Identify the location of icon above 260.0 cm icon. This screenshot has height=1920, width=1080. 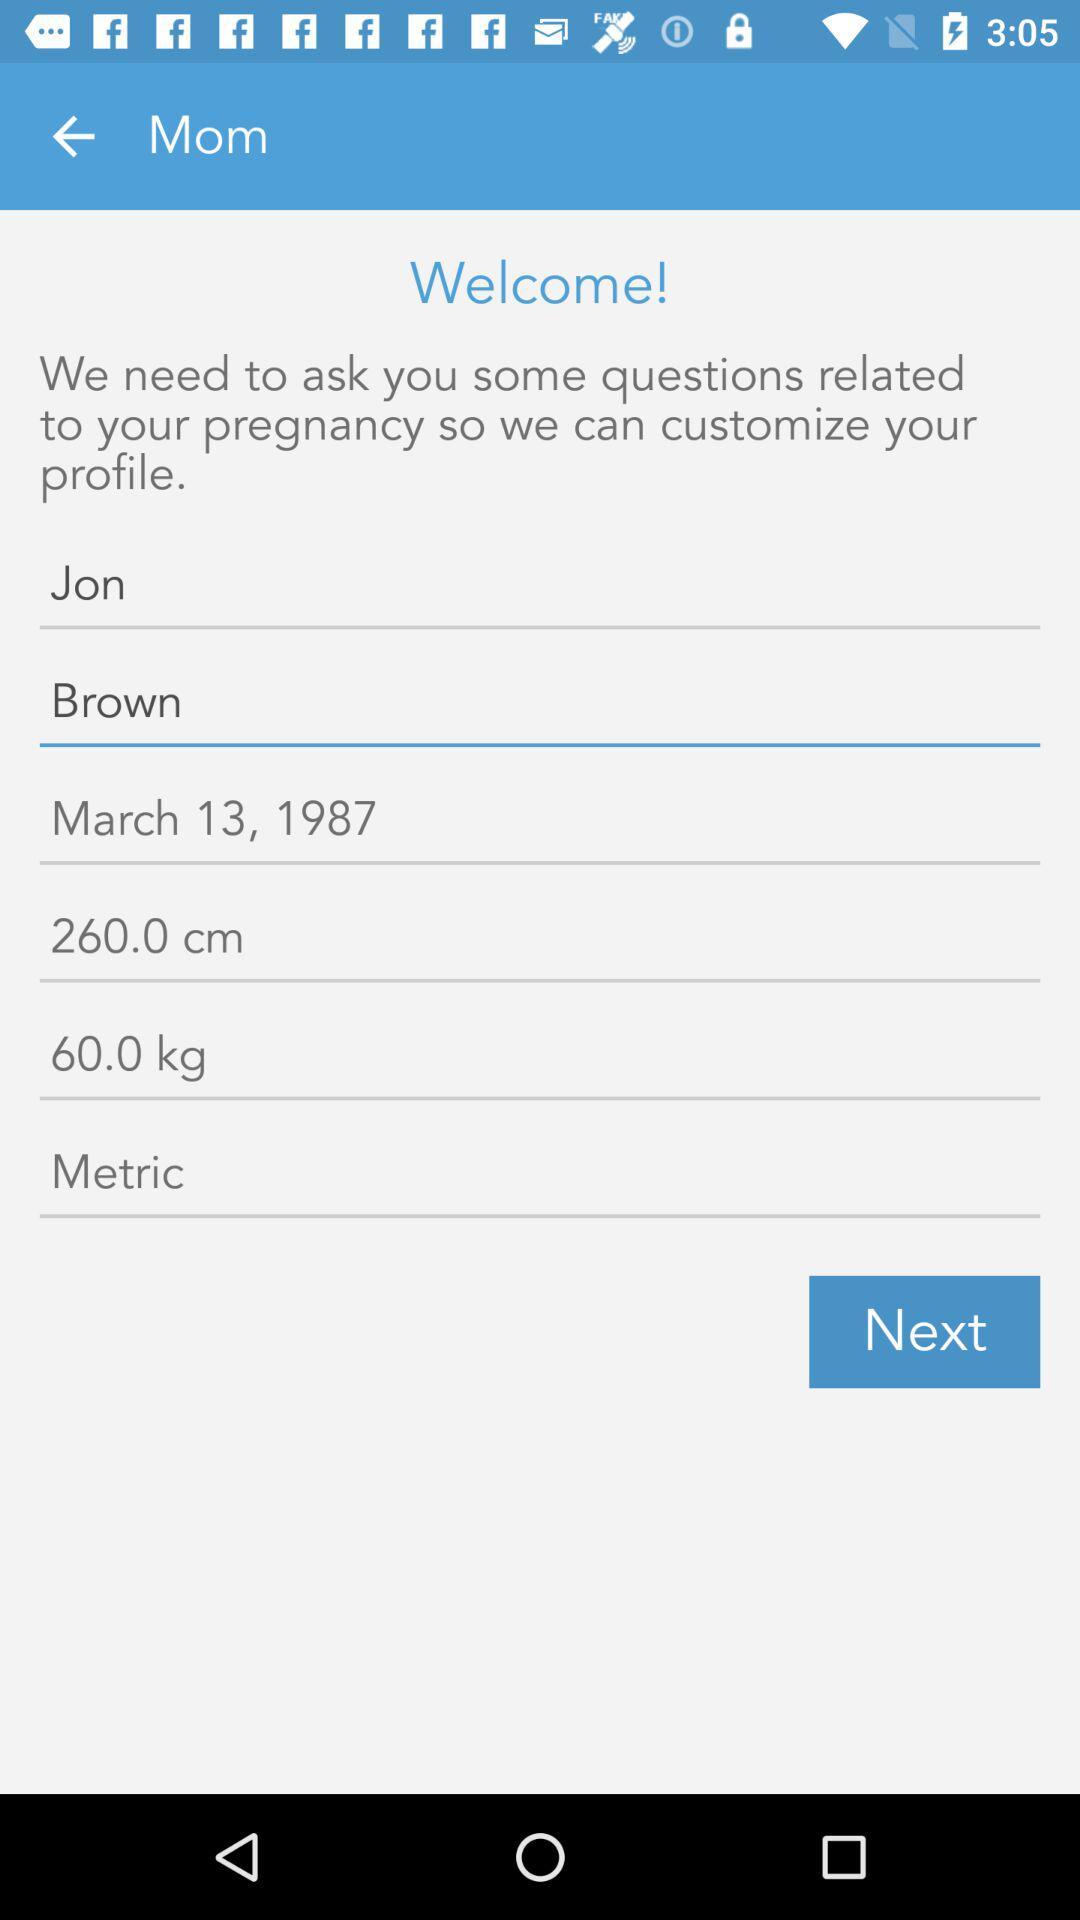
(540, 823).